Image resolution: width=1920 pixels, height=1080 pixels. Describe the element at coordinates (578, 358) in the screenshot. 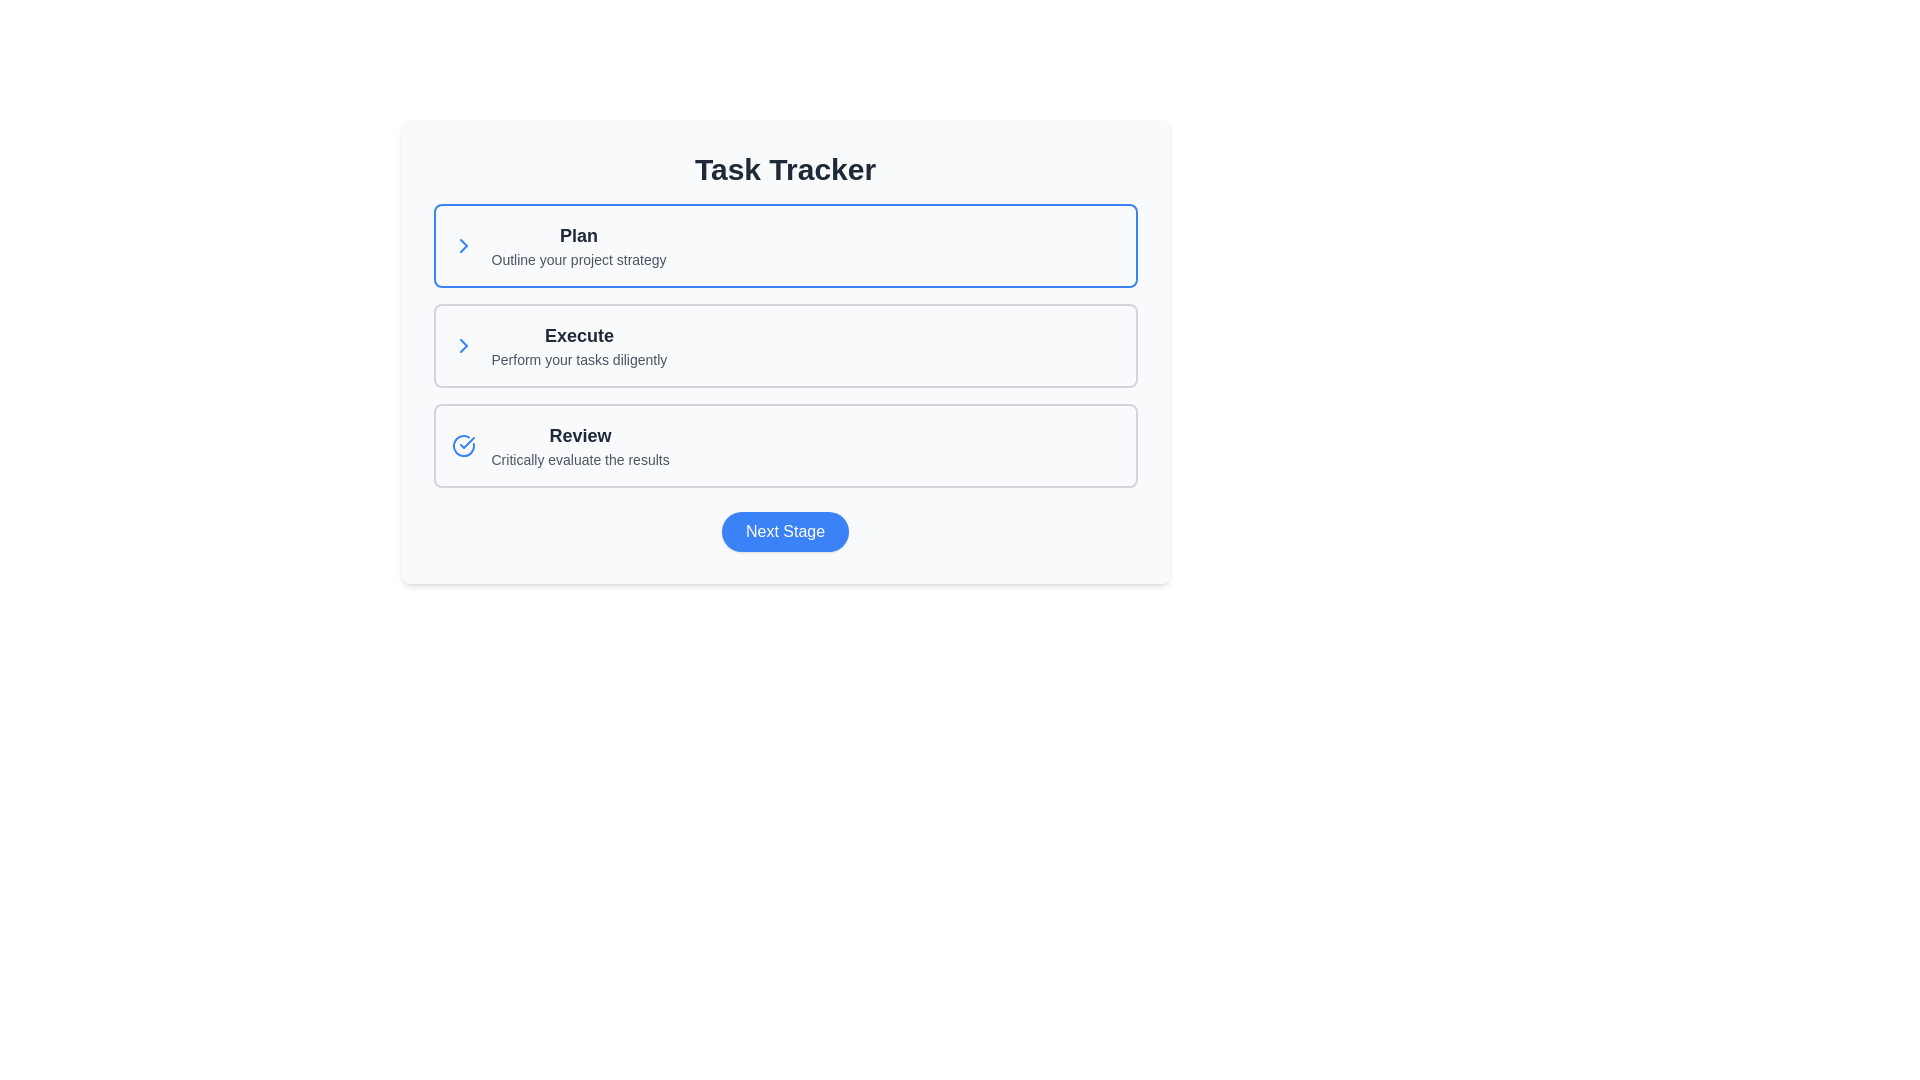

I see `the text label displaying 'Perform your tasks diligently', which is located beneath the 'Execute' title text` at that location.